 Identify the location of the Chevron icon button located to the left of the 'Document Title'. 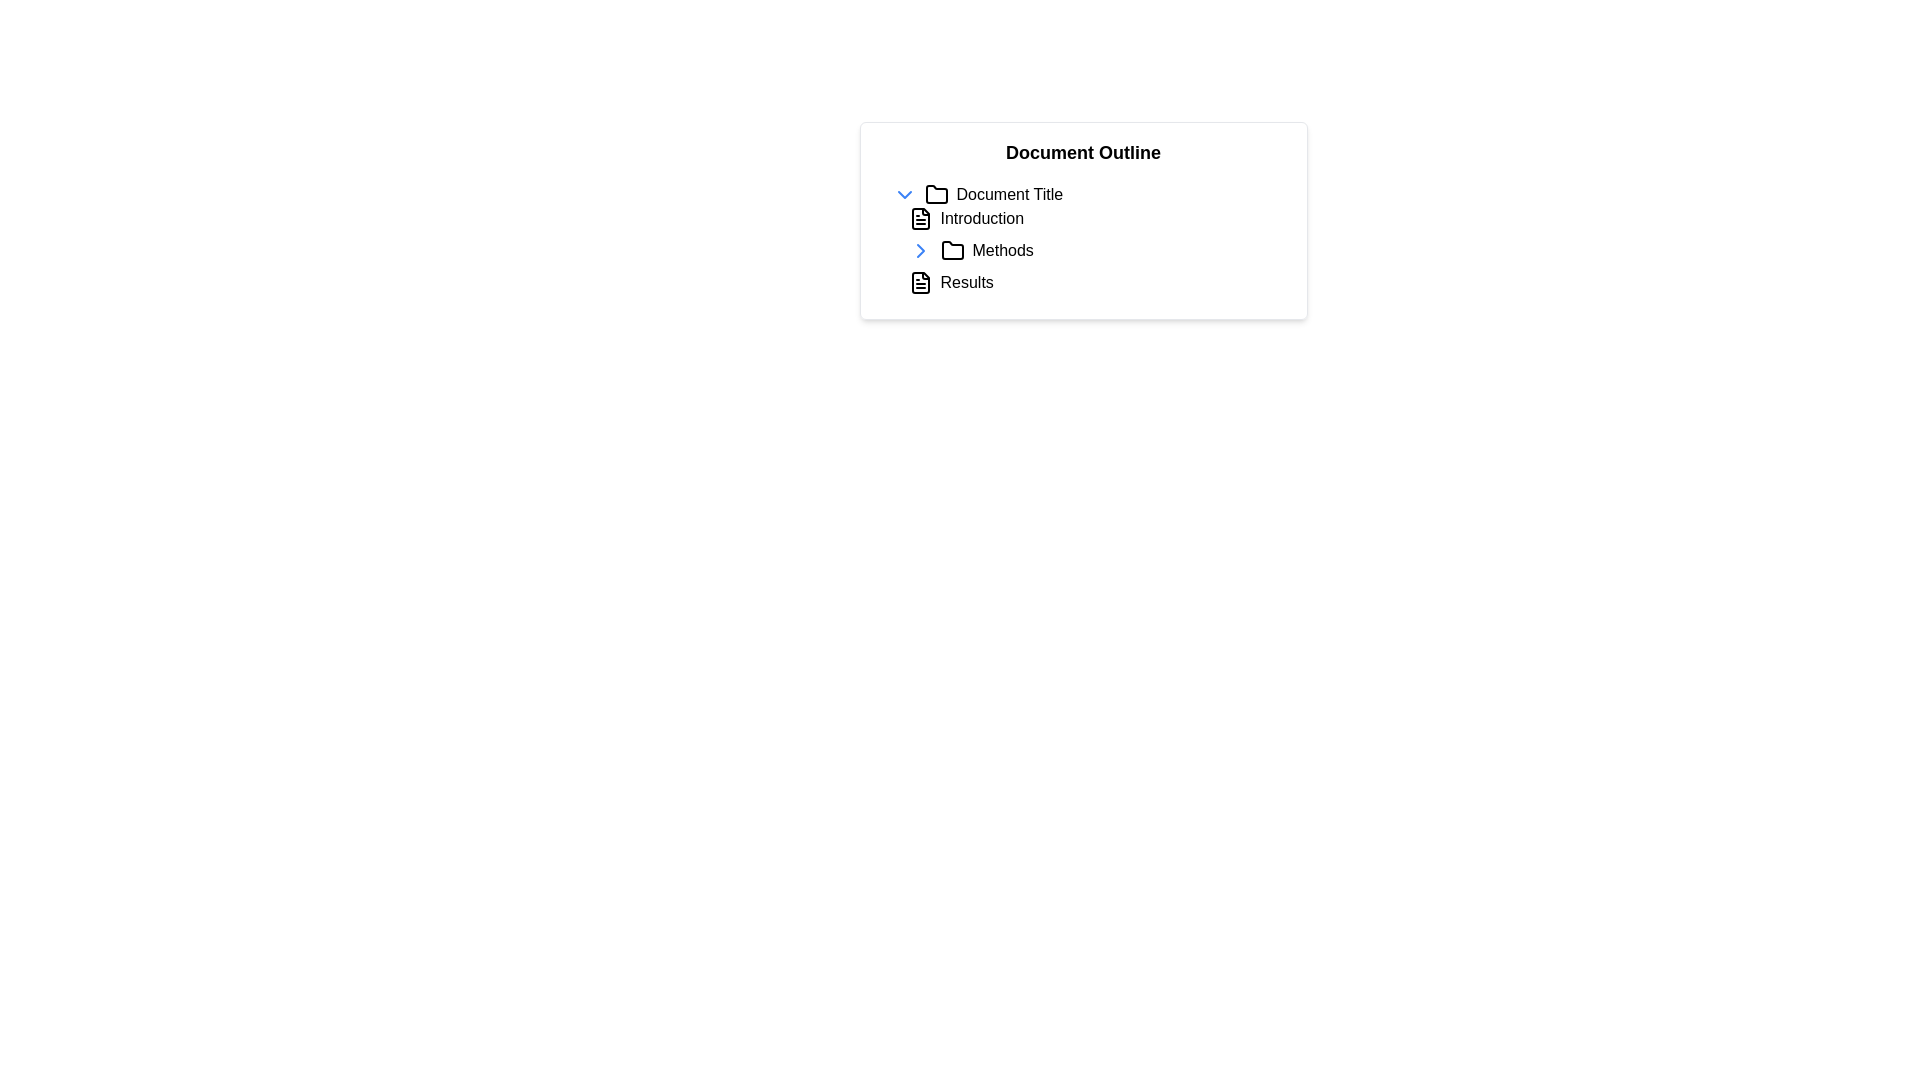
(903, 195).